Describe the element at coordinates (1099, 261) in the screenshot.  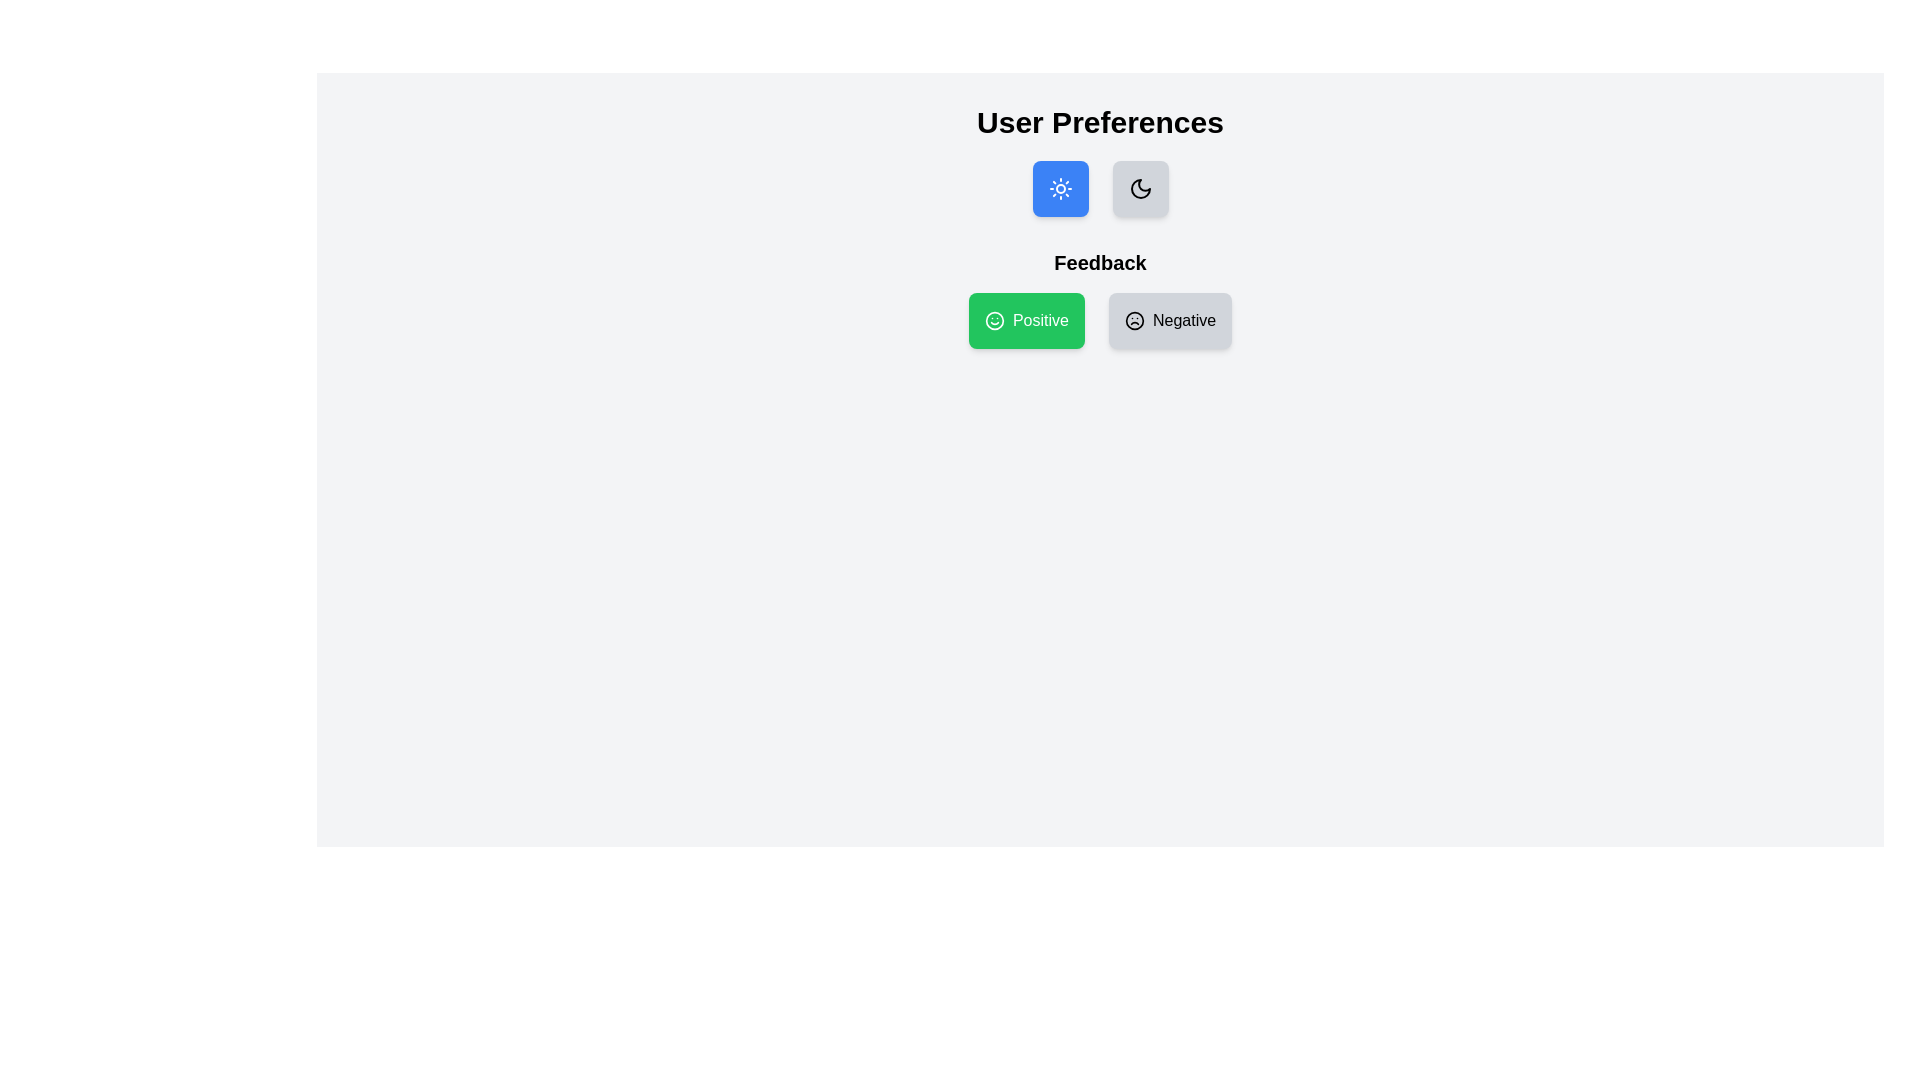
I see `the Text Label that introduces the user to the feedback section, positioned below 'User Preferences' and above the 'Positive' and 'Negative' buttons` at that location.